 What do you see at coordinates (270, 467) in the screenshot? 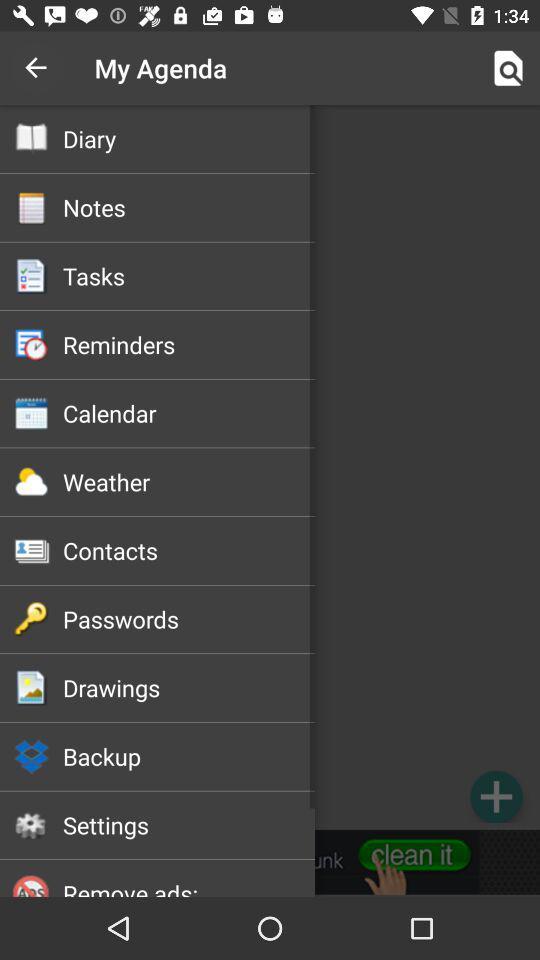
I see `my personal agenda` at bounding box center [270, 467].